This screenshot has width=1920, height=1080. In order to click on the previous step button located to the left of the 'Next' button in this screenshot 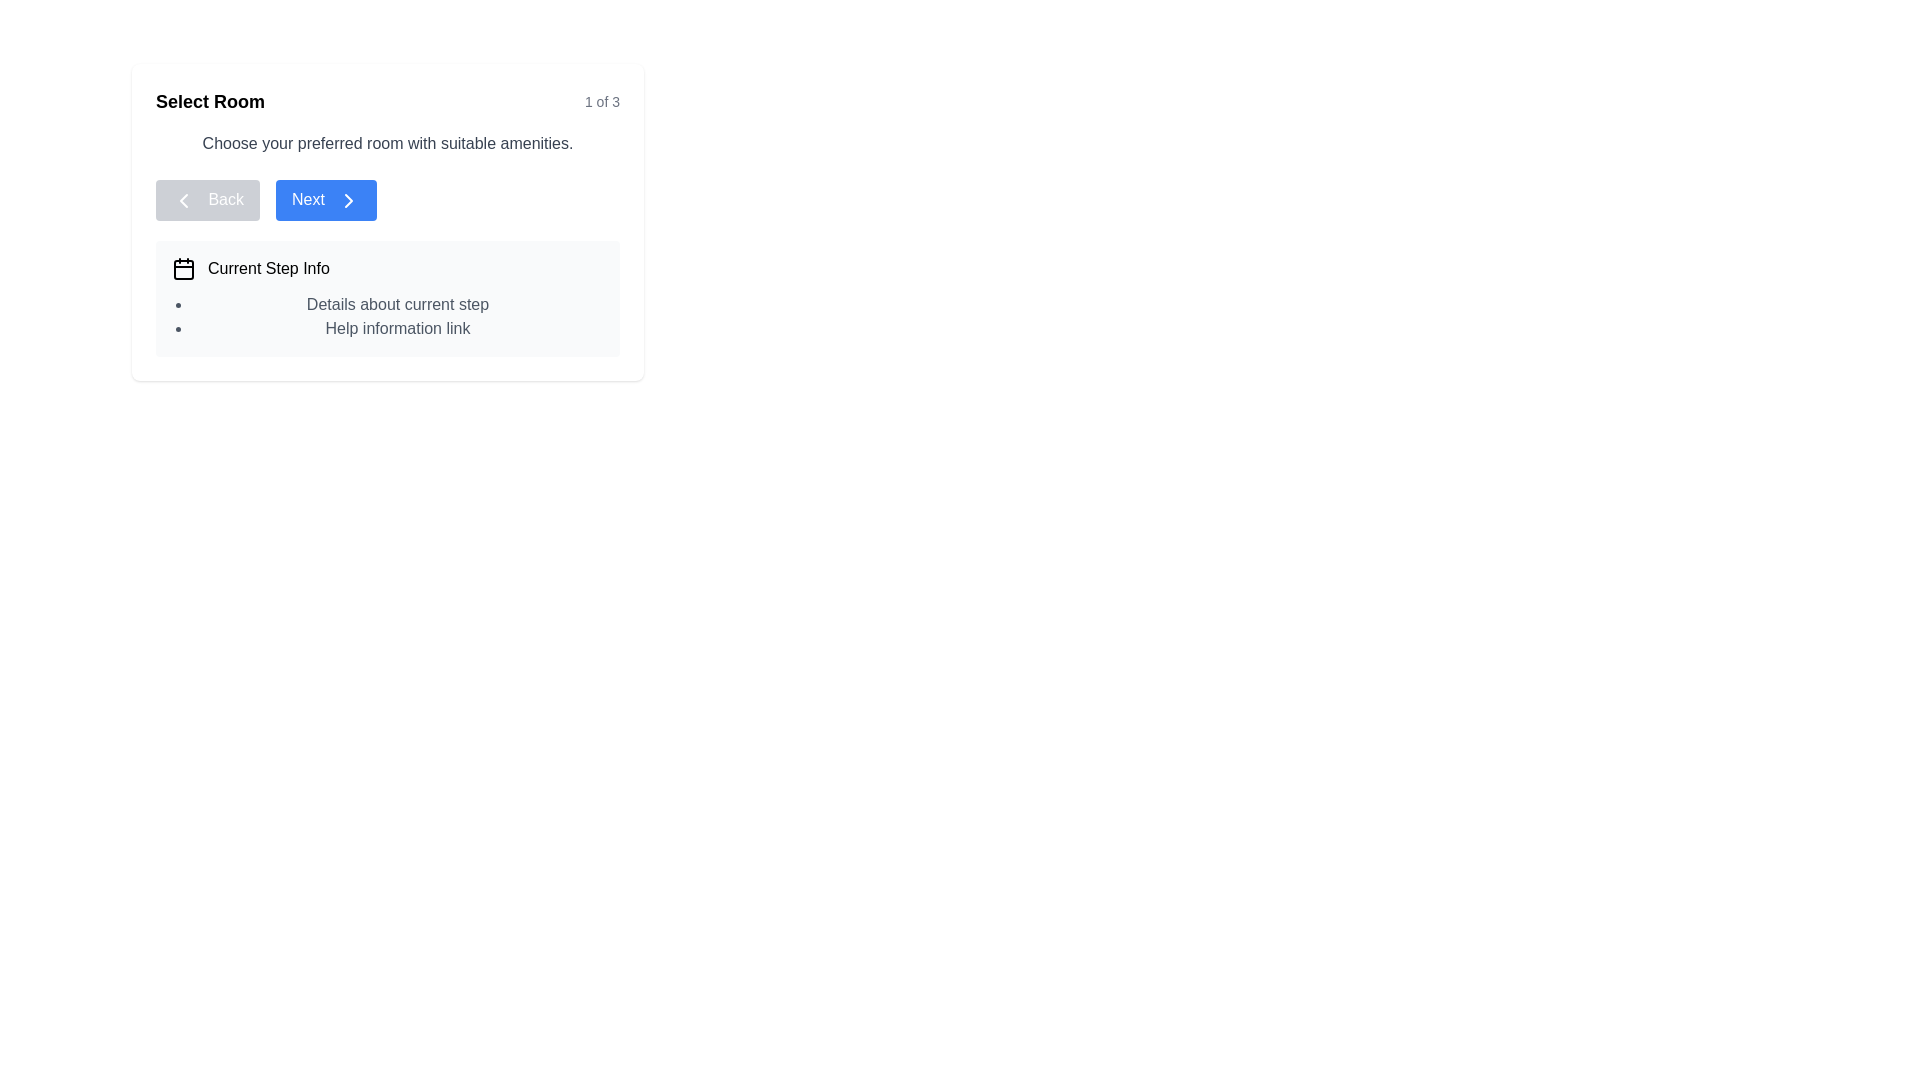, I will do `click(207, 200)`.